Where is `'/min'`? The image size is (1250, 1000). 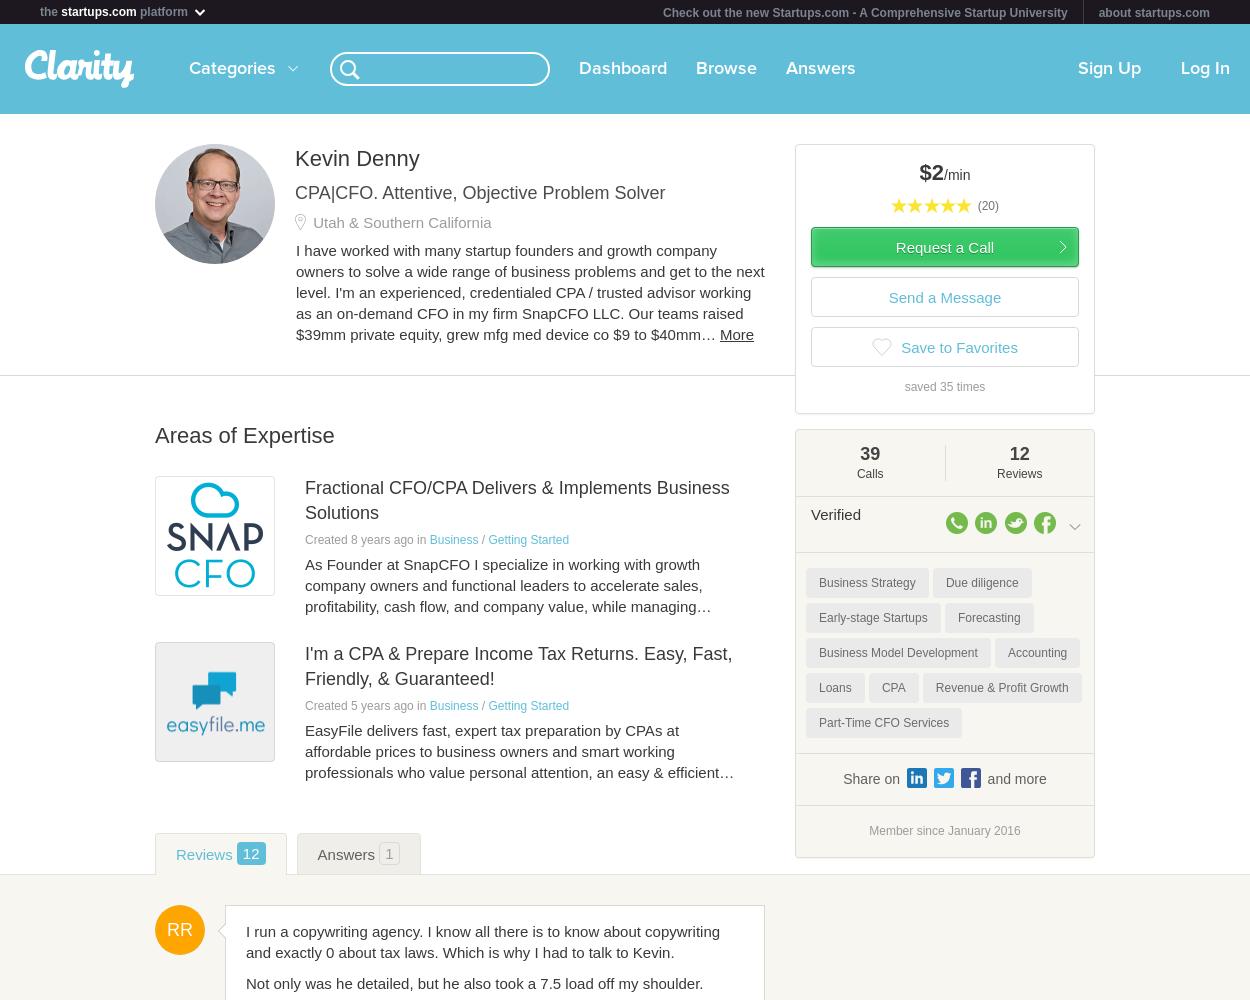 '/min' is located at coordinates (955, 175).